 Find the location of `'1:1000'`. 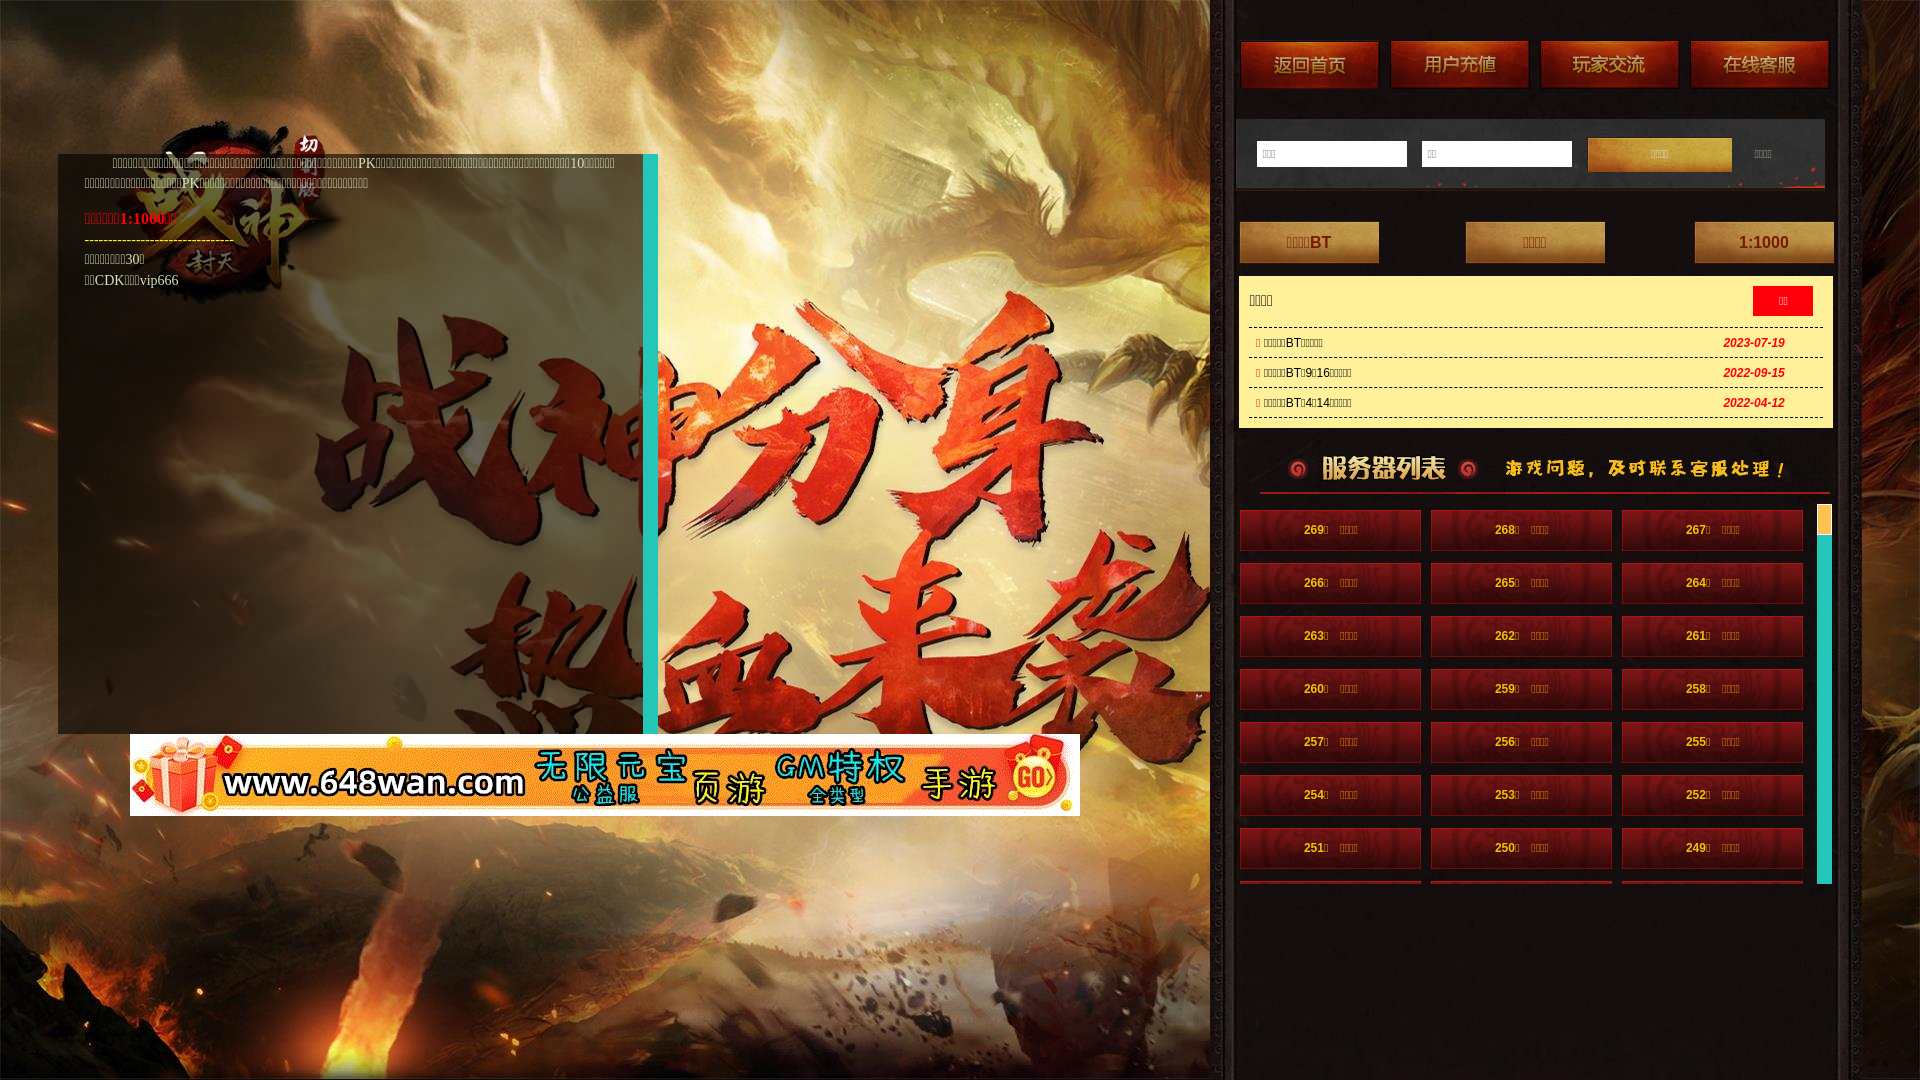

'1:1000' is located at coordinates (1763, 241).